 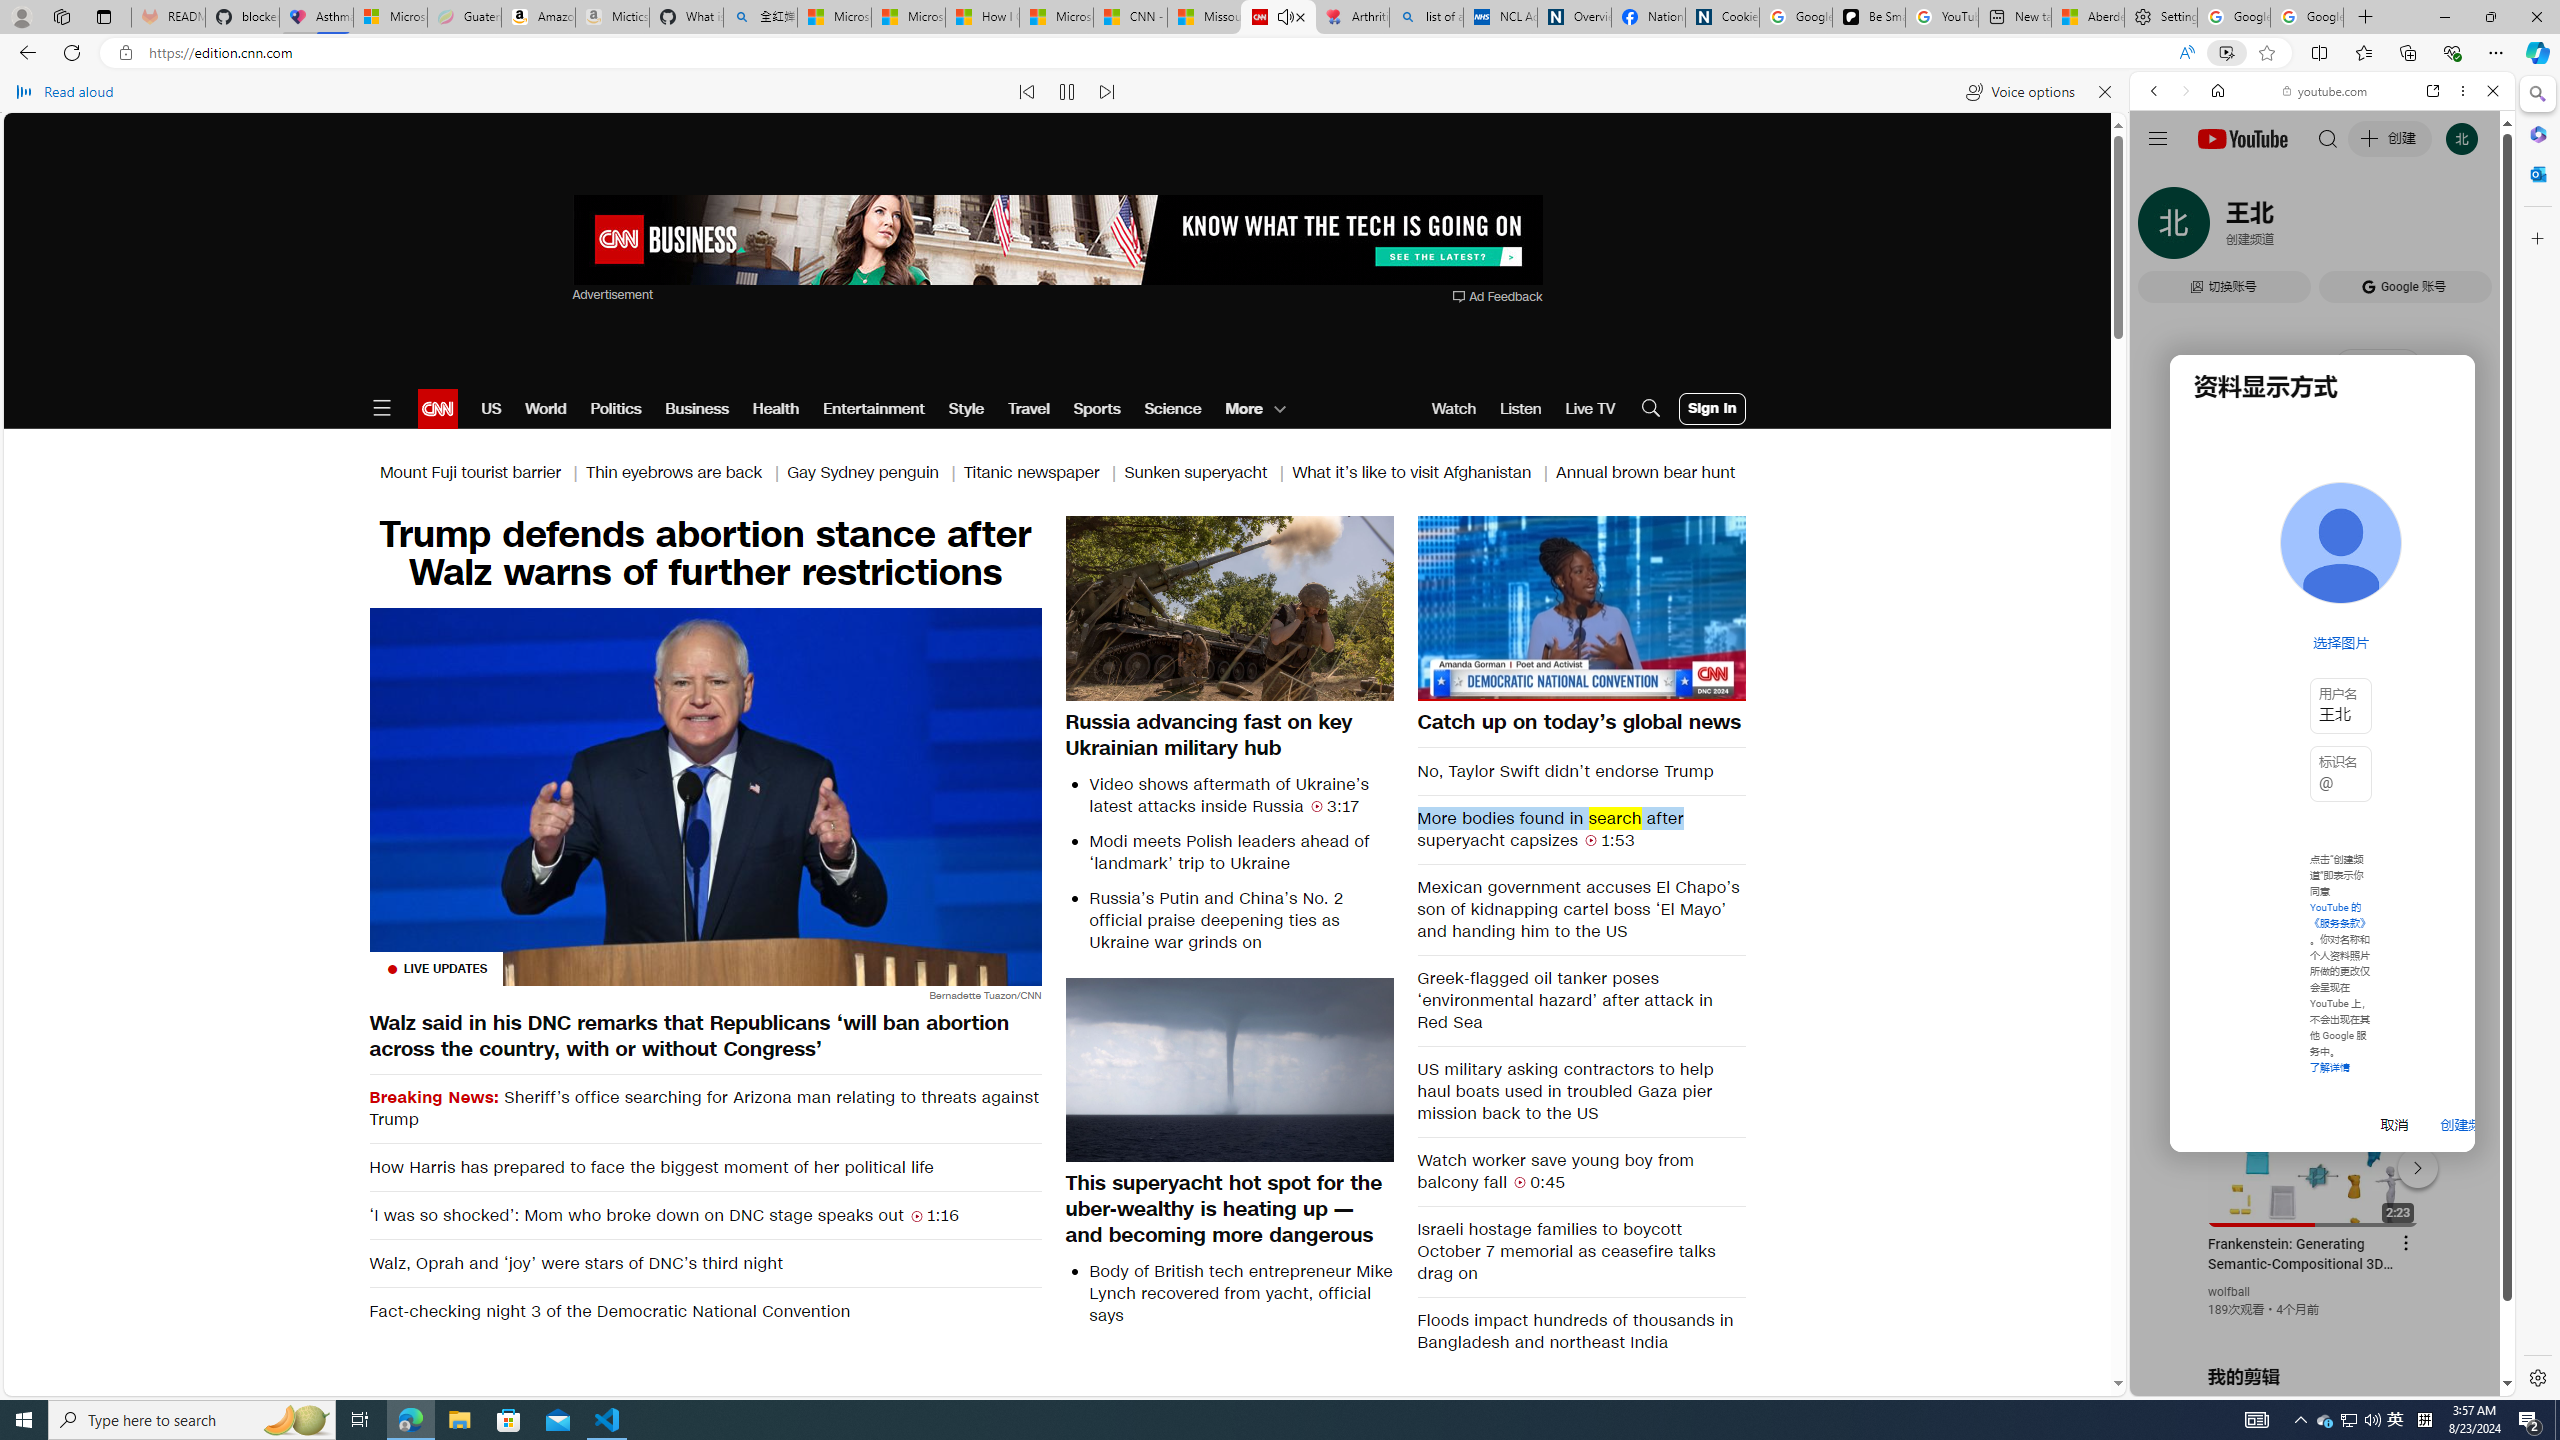 I want to click on 'US', so click(x=490, y=407).